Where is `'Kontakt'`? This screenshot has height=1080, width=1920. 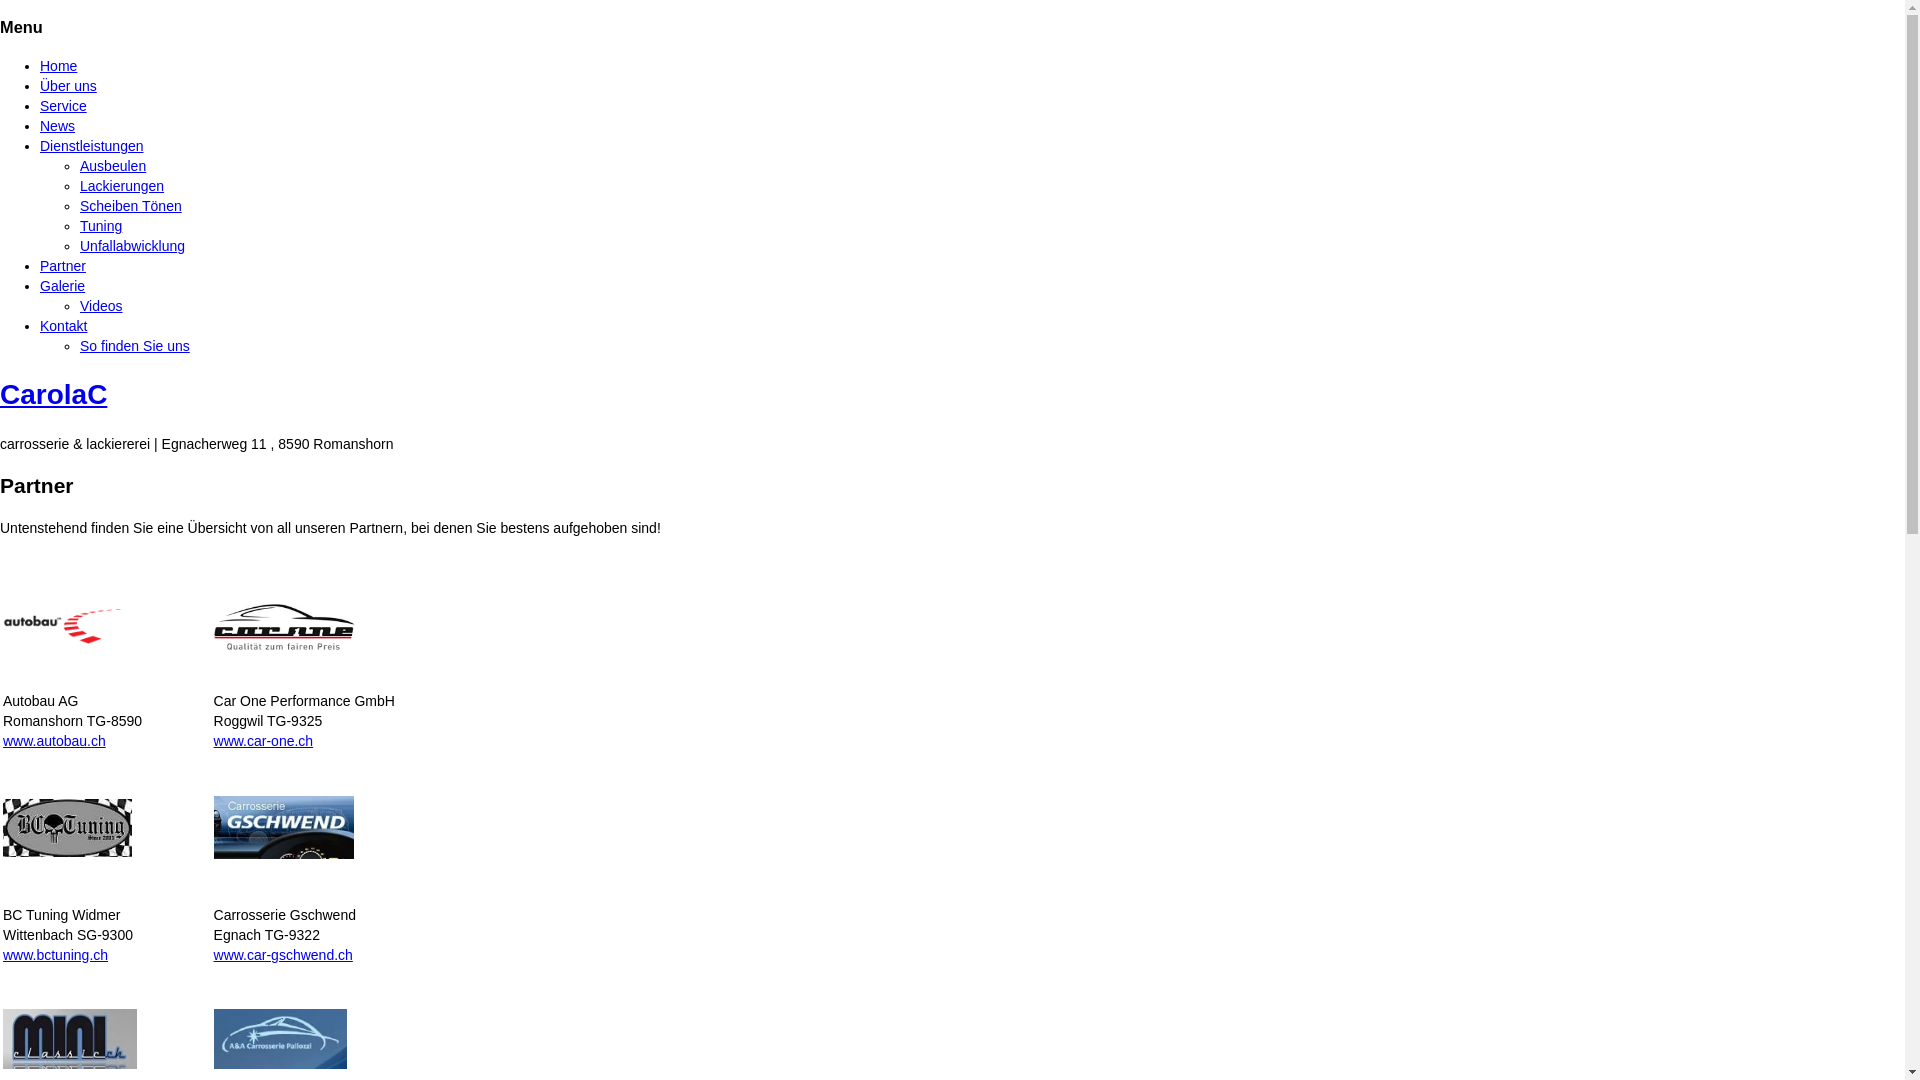
'Kontakt' is located at coordinates (63, 325).